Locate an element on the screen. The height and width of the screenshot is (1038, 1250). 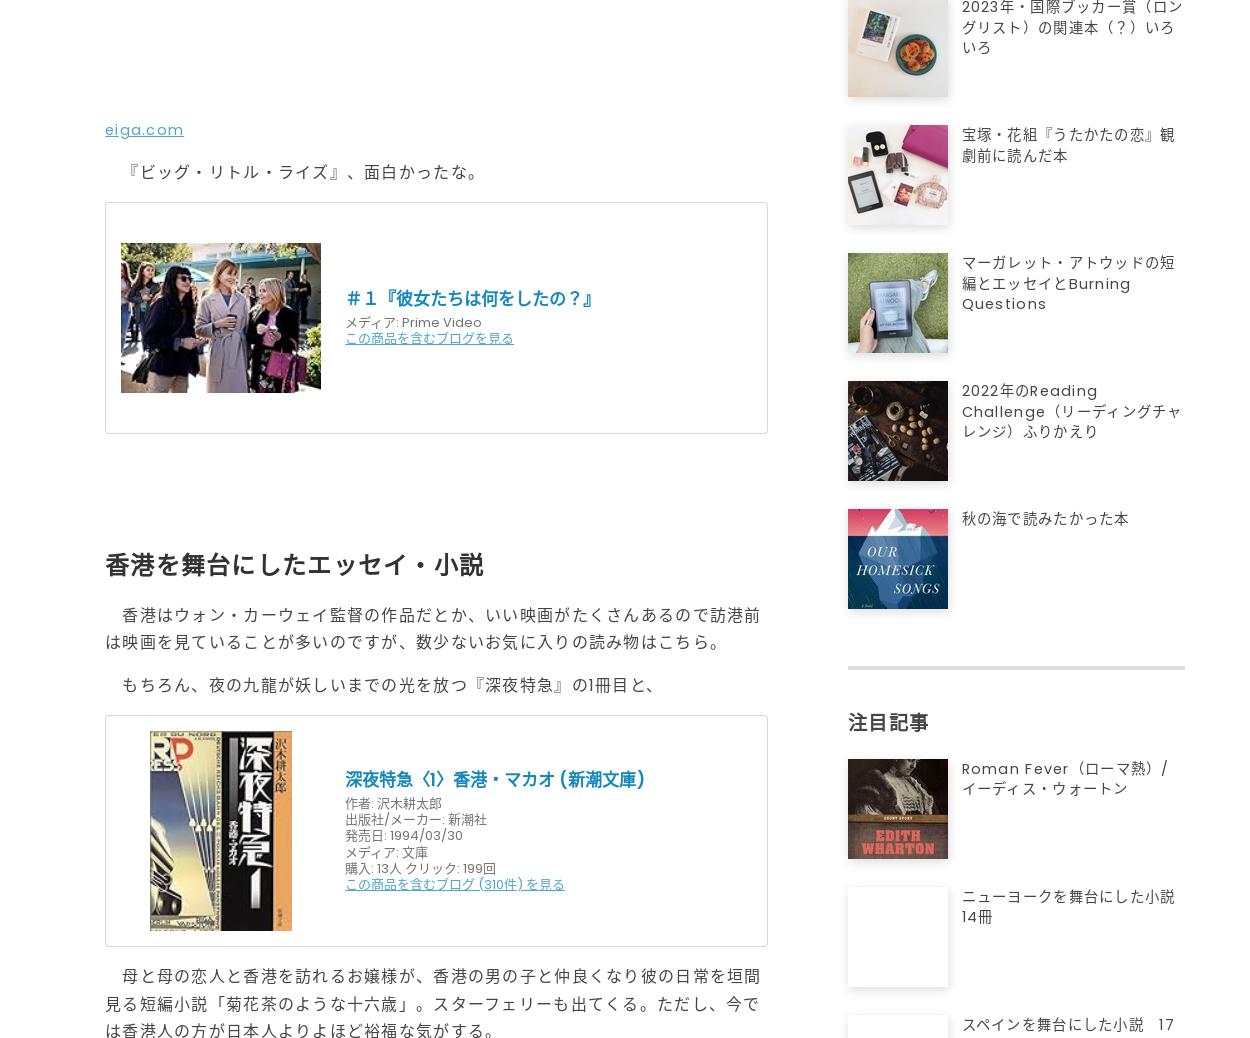
'eiga.com' is located at coordinates (144, 128).